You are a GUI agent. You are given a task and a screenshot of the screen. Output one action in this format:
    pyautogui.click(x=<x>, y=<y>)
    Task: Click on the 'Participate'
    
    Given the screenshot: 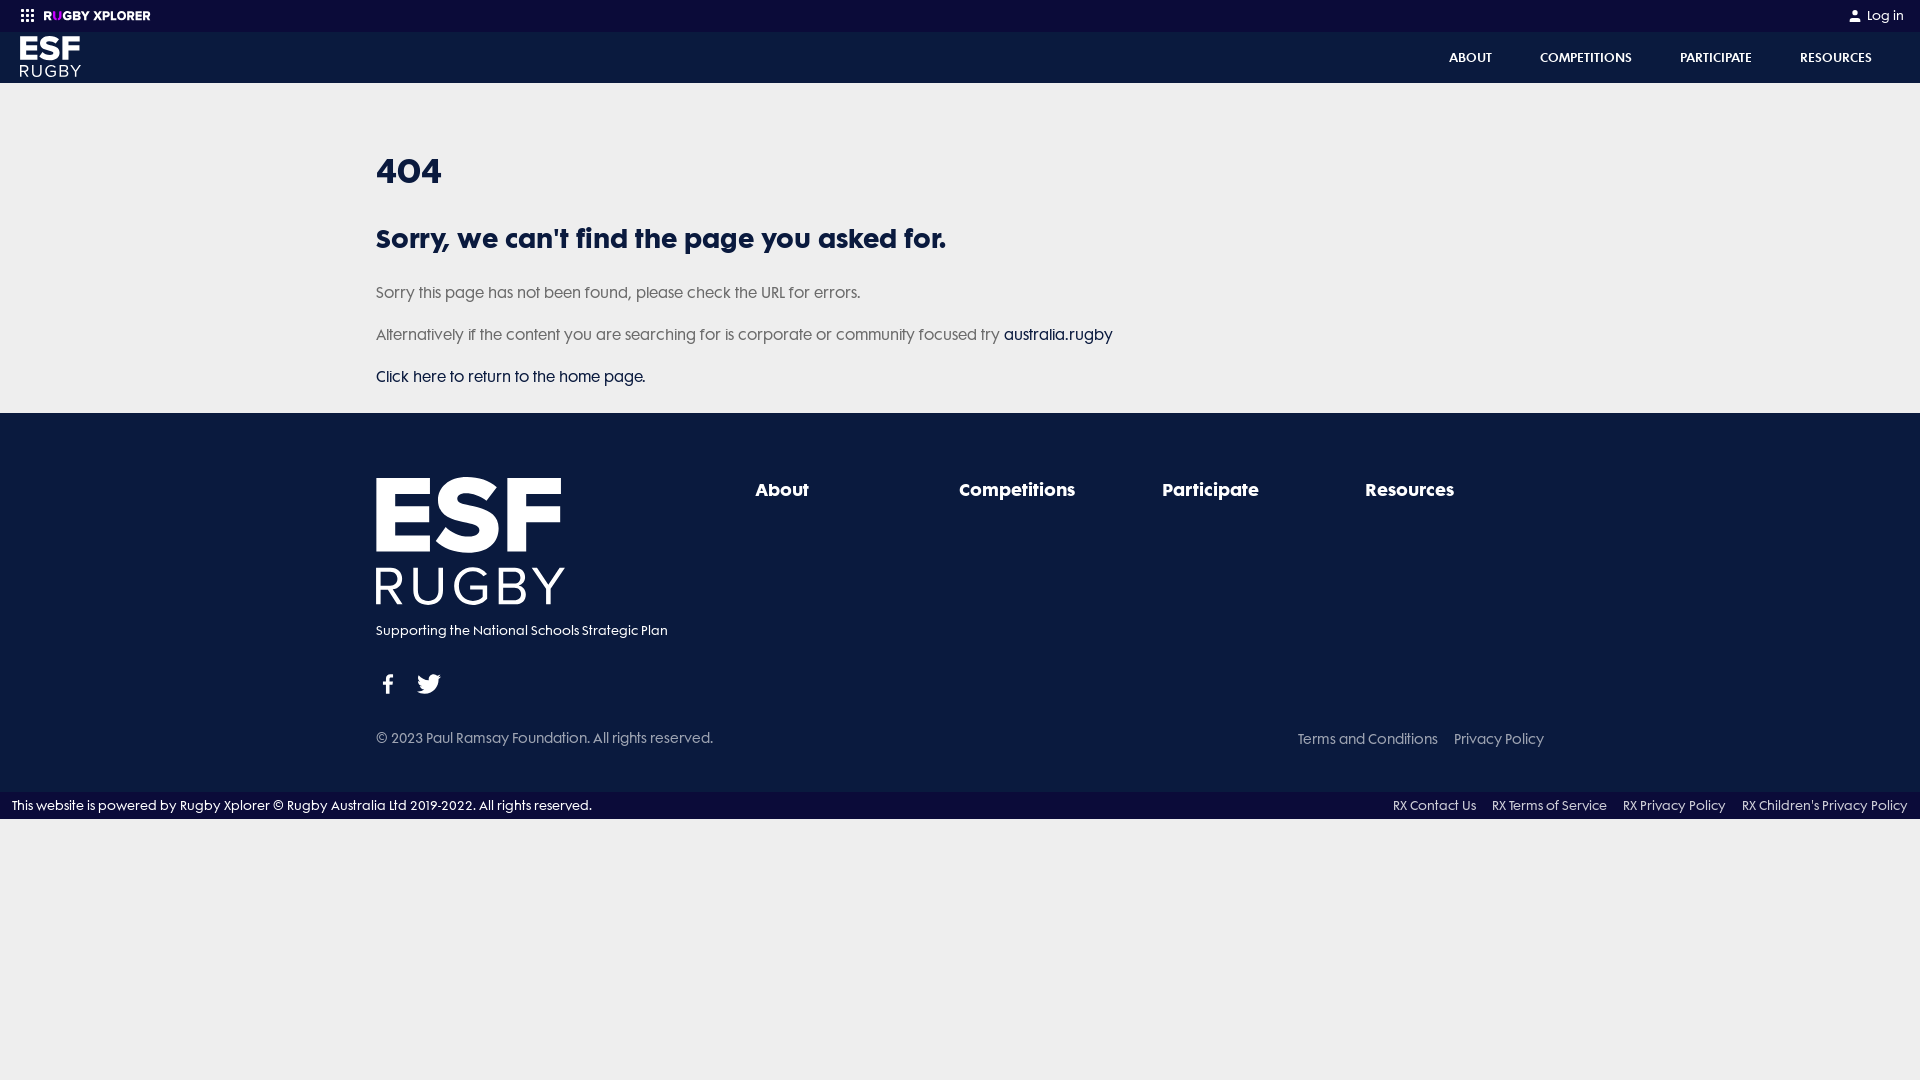 What is the action you would take?
    pyautogui.click(x=1161, y=489)
    